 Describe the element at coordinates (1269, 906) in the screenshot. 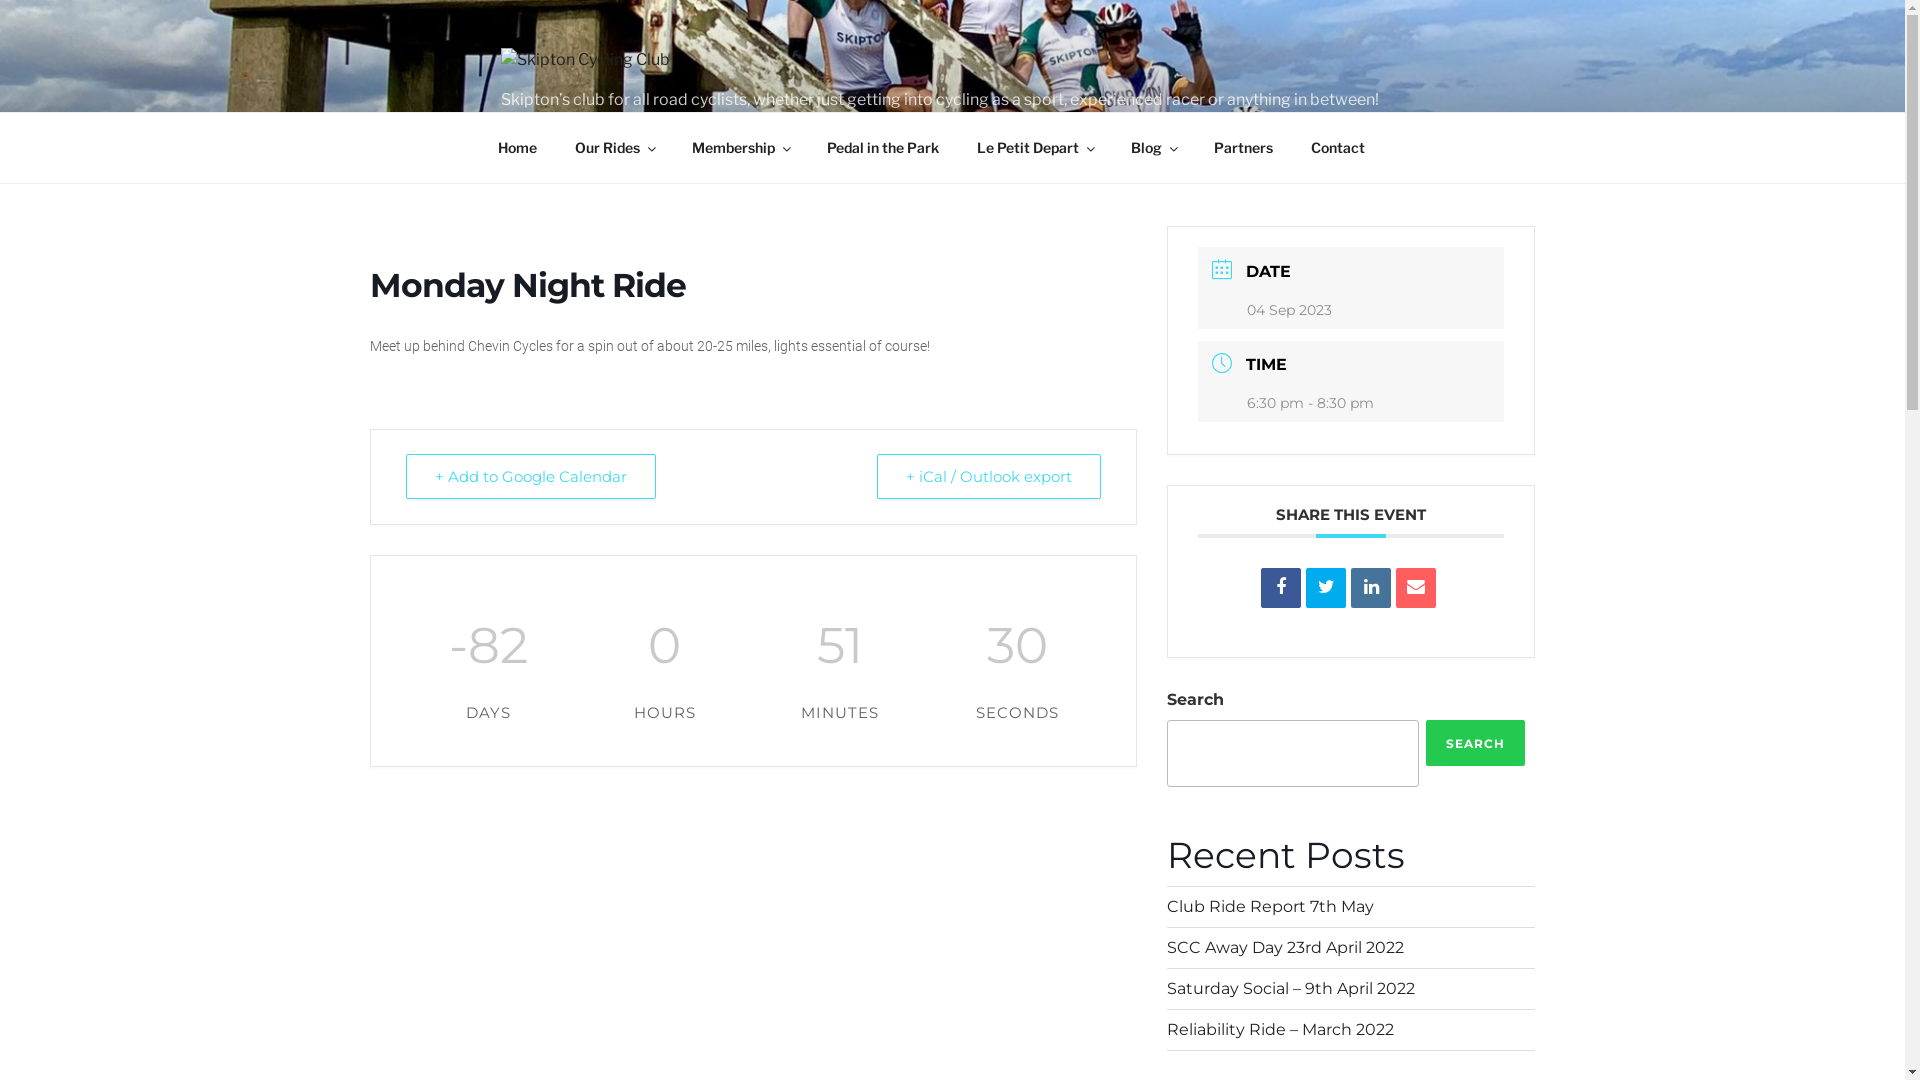

I see `'Club Ride Report 7th May'` at that location.